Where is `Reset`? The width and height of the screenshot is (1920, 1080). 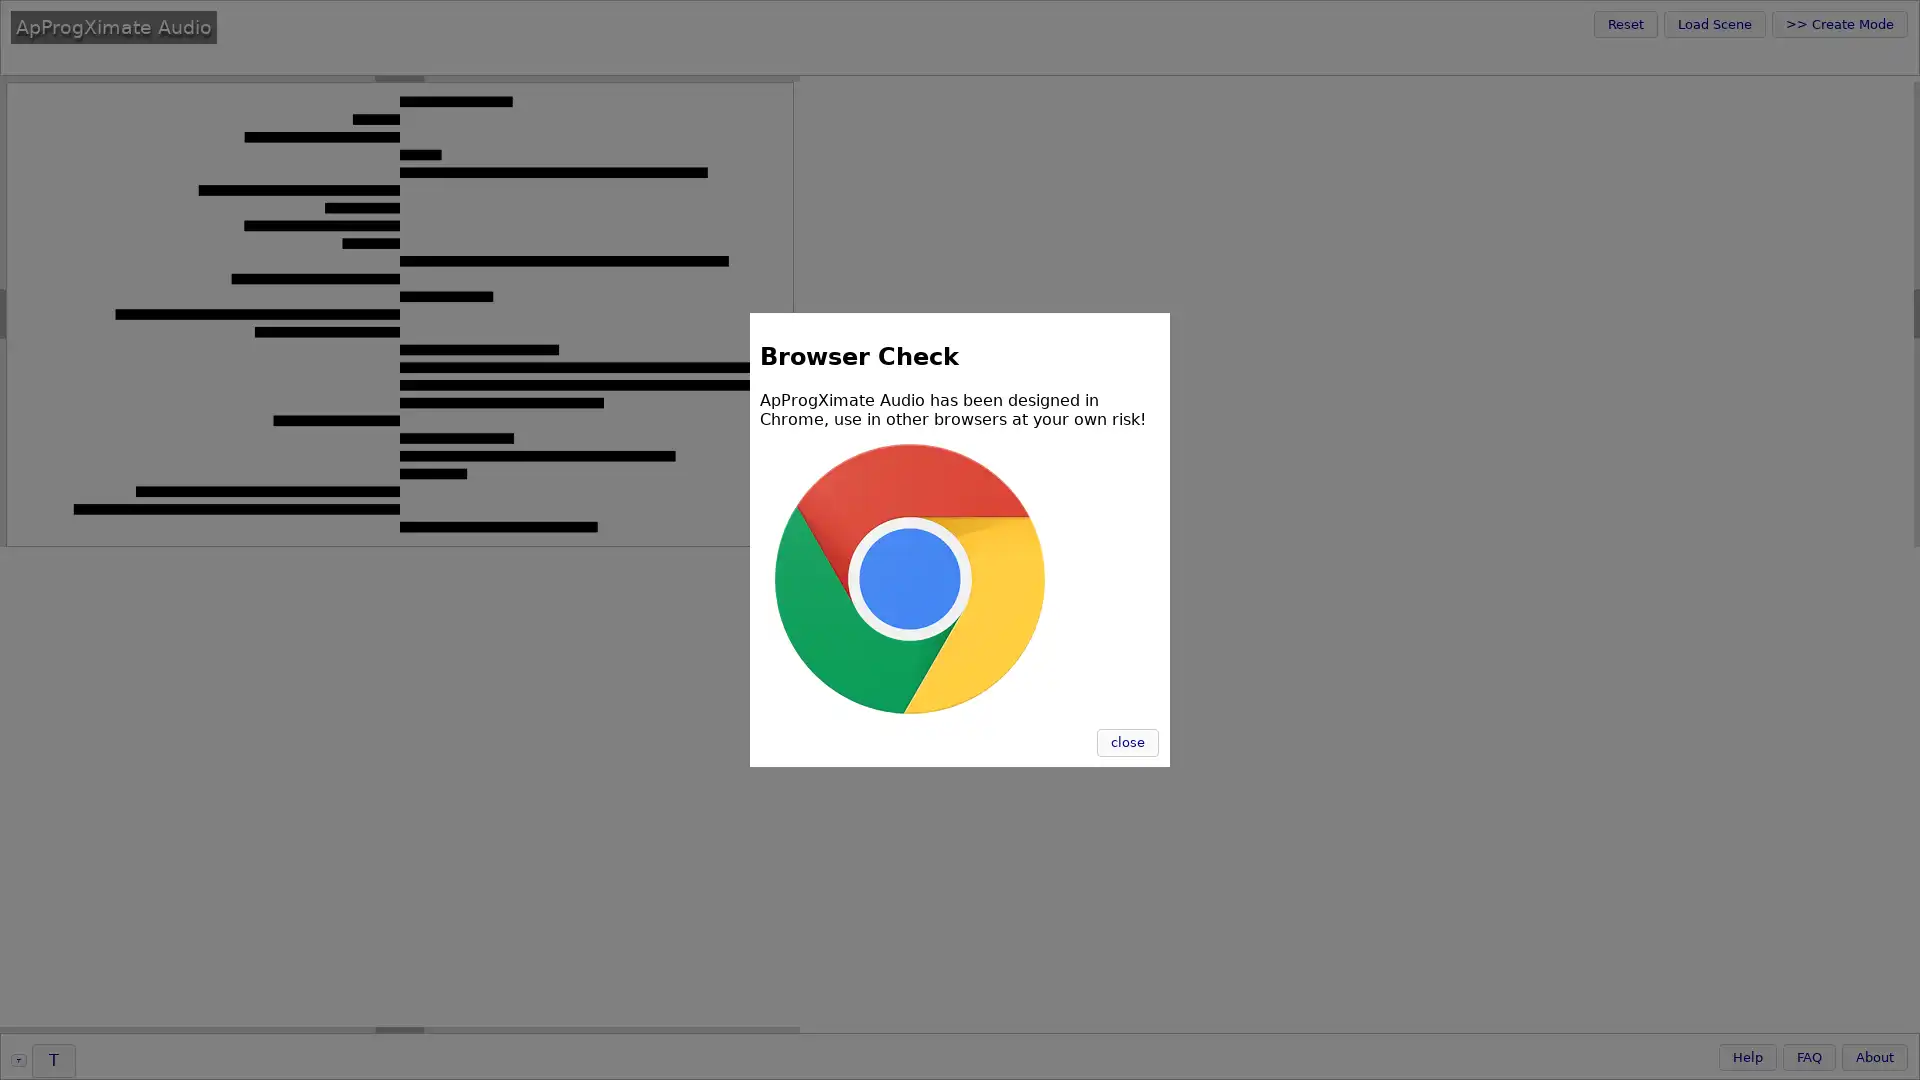 Reset is located at coordinates (1626, 24).